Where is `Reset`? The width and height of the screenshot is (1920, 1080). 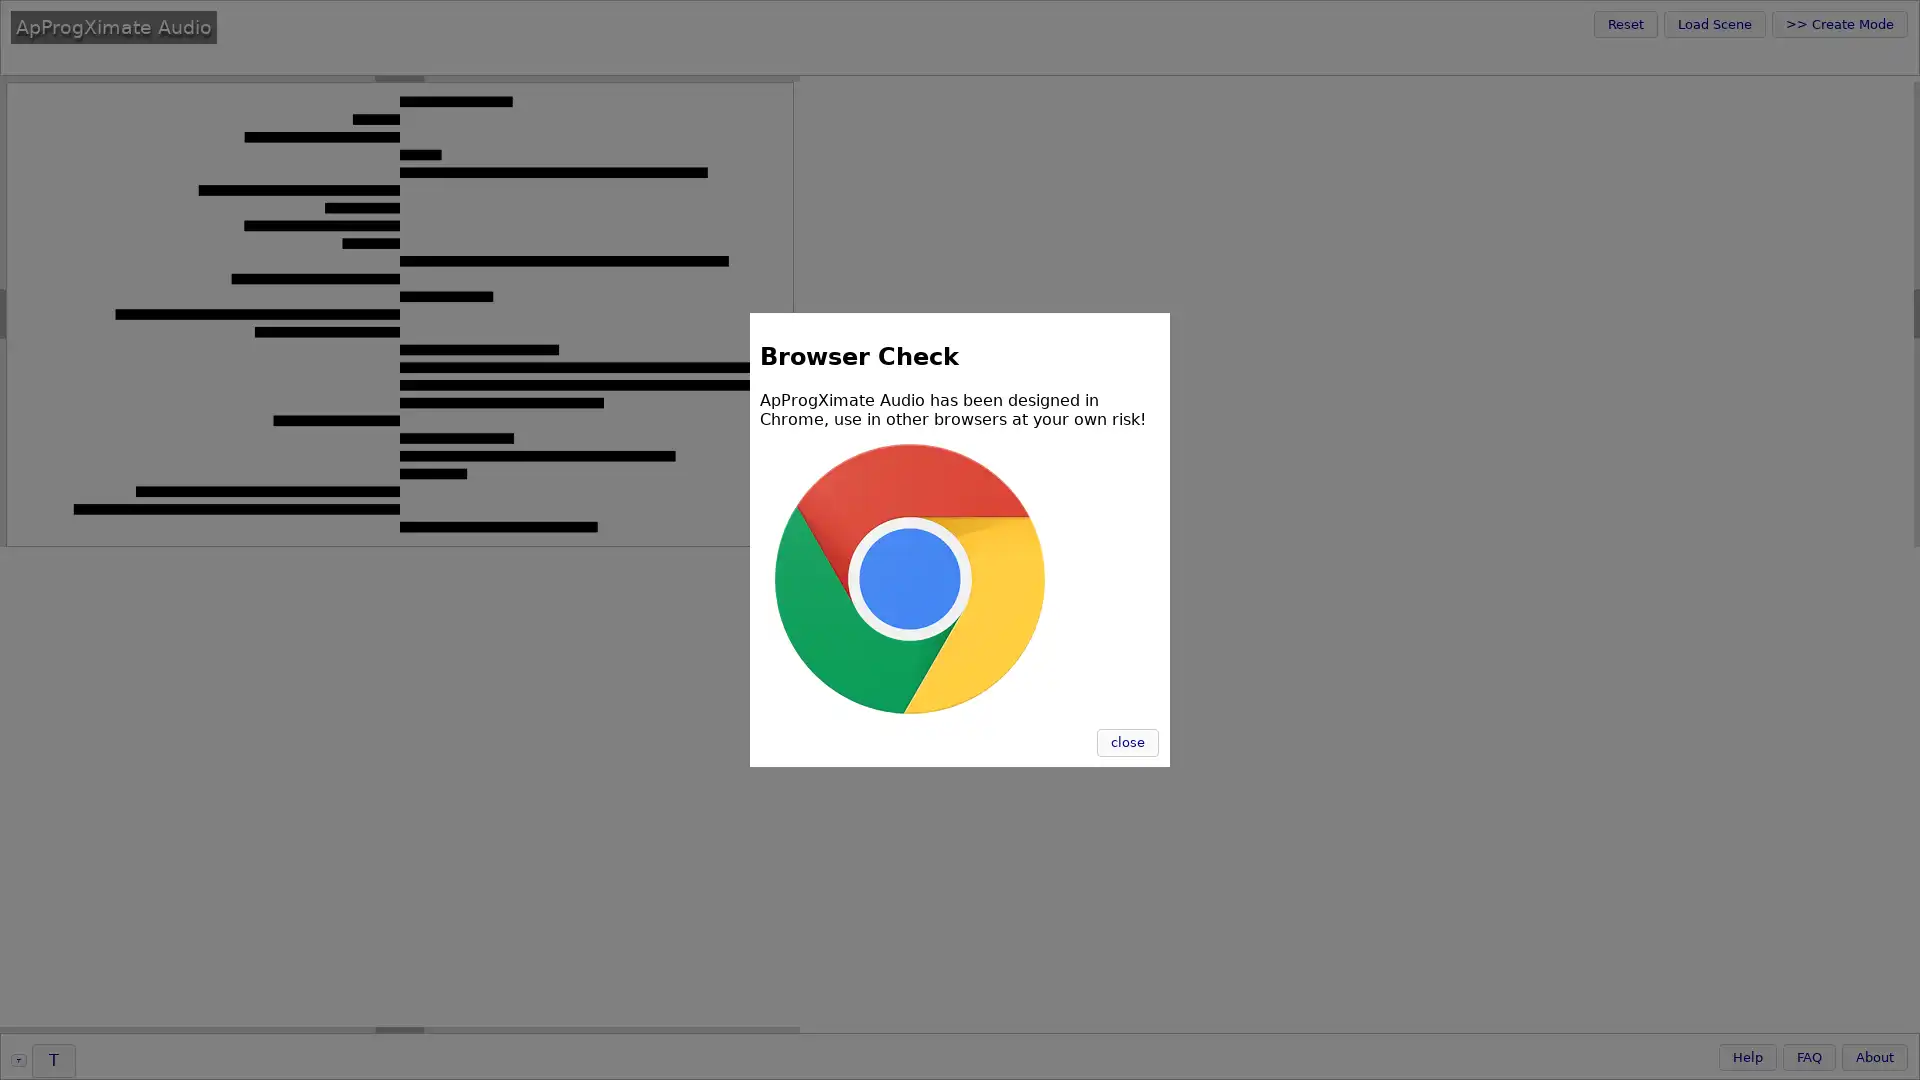 Reset is located at coordinates (1626, 24).